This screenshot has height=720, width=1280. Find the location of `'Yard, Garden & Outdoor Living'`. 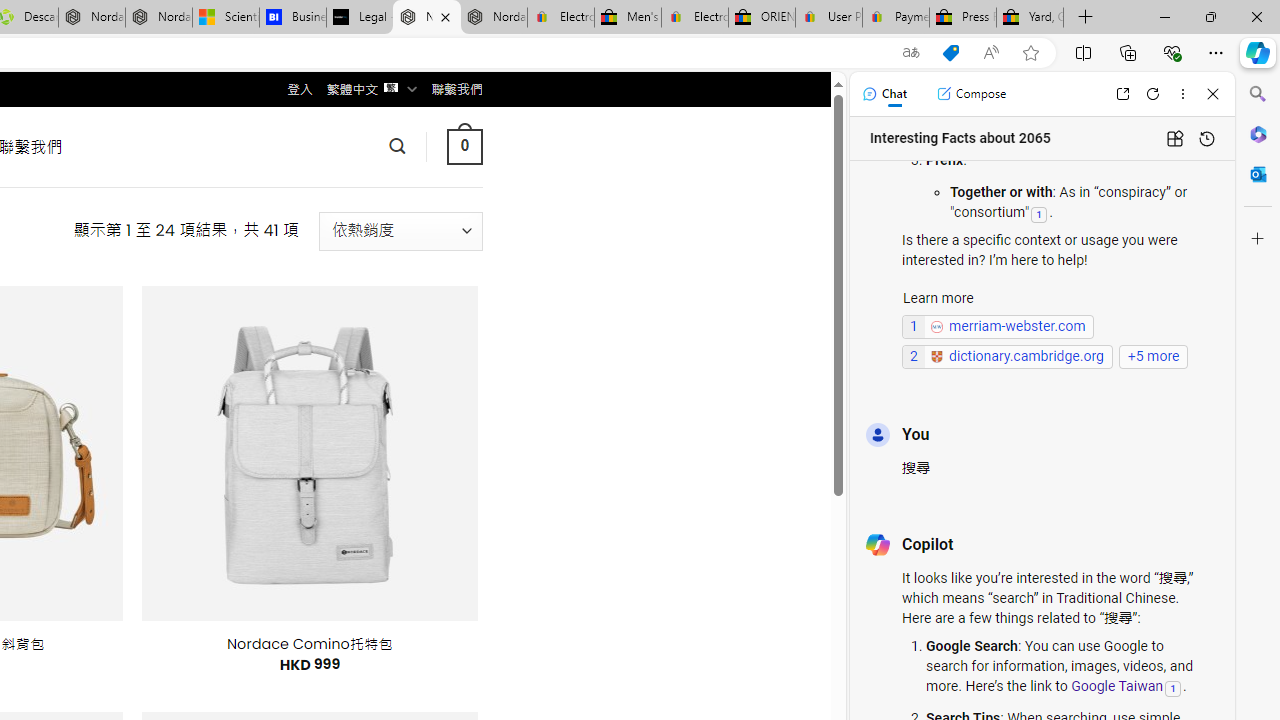

'Yard, Garden & Outdoor Living' is located at coordinates (1030, 17).